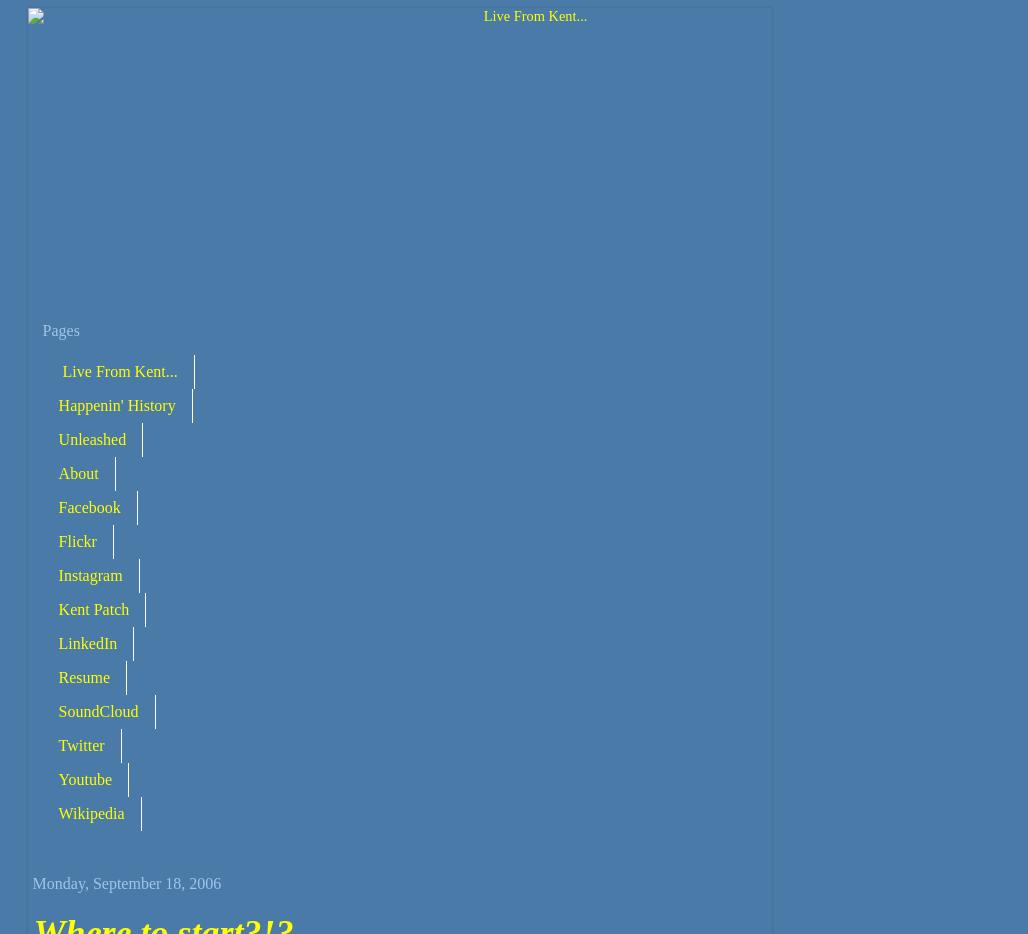  What do you see at coordinates (125, 881) in the screenshot?
I see `'Monday, September 18, 2006'` at bounding box center [125, 881].